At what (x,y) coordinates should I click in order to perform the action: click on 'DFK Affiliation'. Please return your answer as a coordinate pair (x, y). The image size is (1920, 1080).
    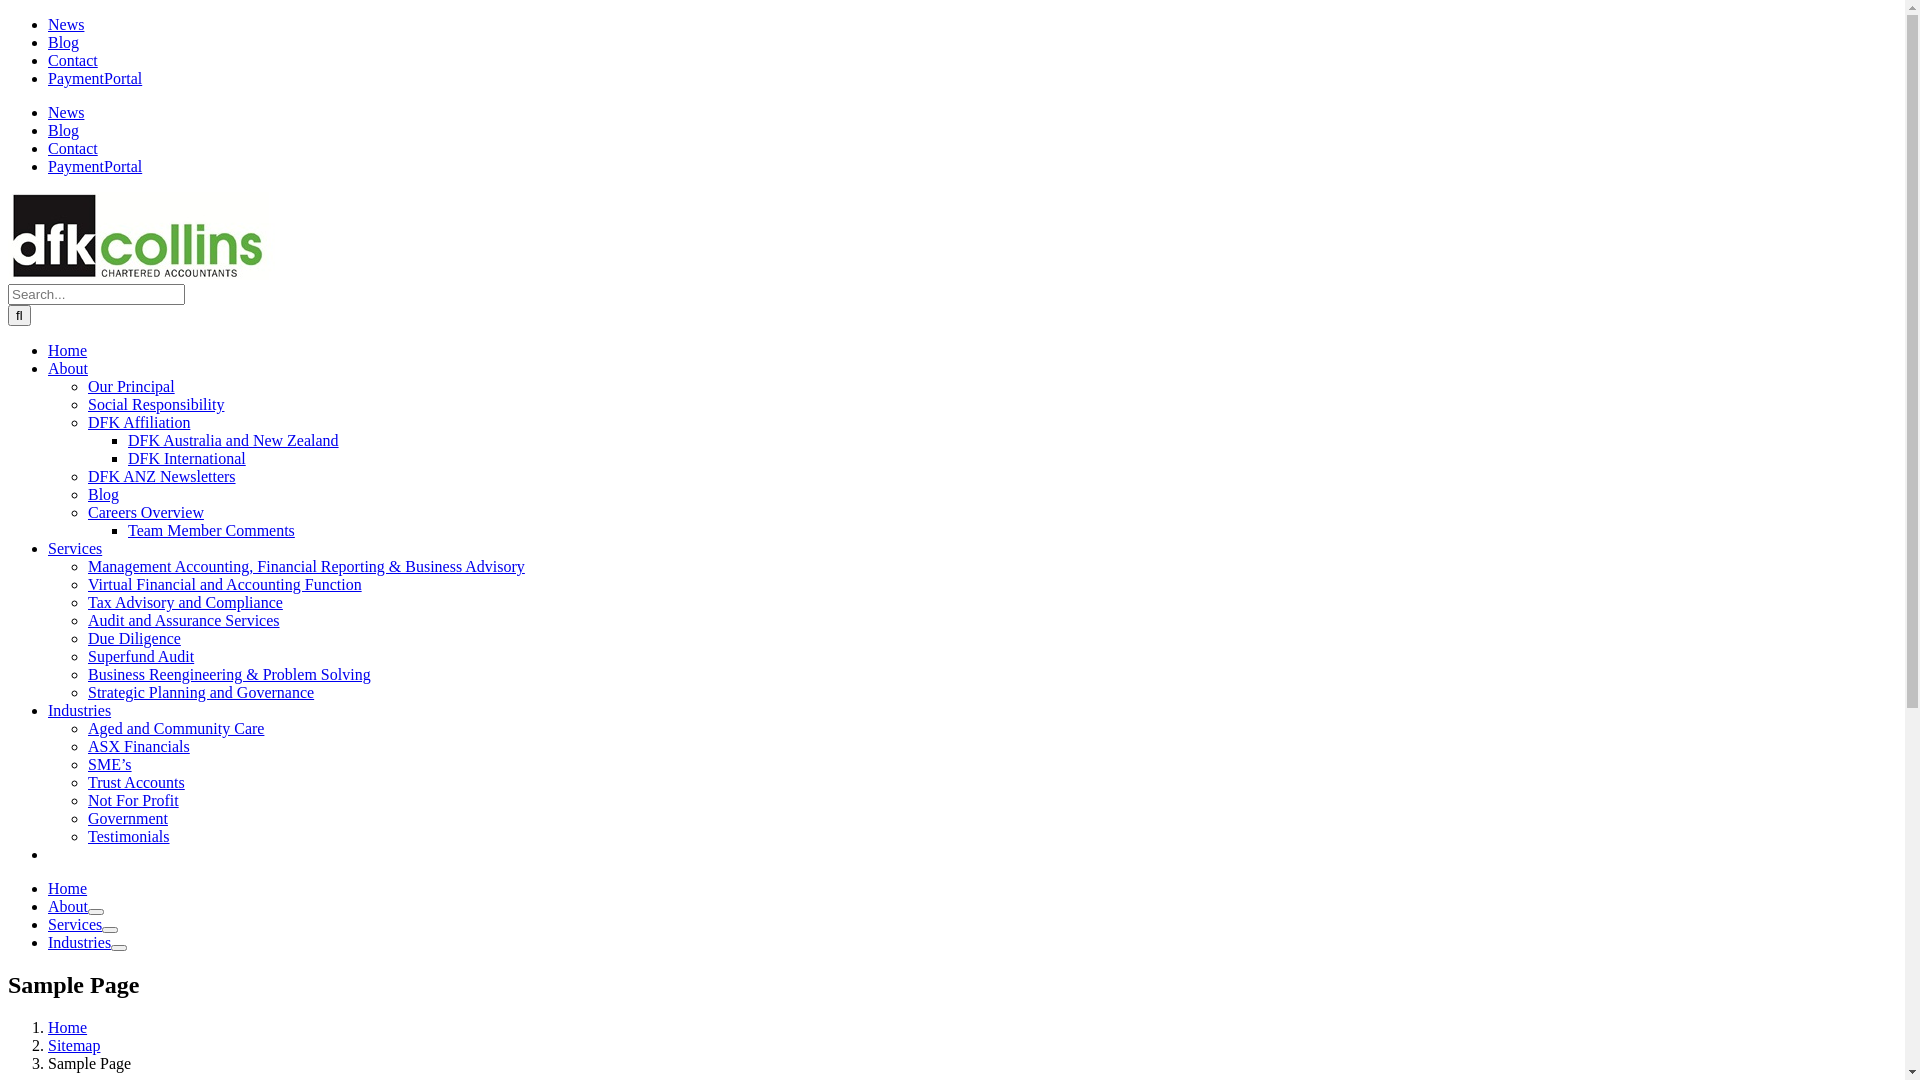
    Looking at the image, I should click on (138, 421).